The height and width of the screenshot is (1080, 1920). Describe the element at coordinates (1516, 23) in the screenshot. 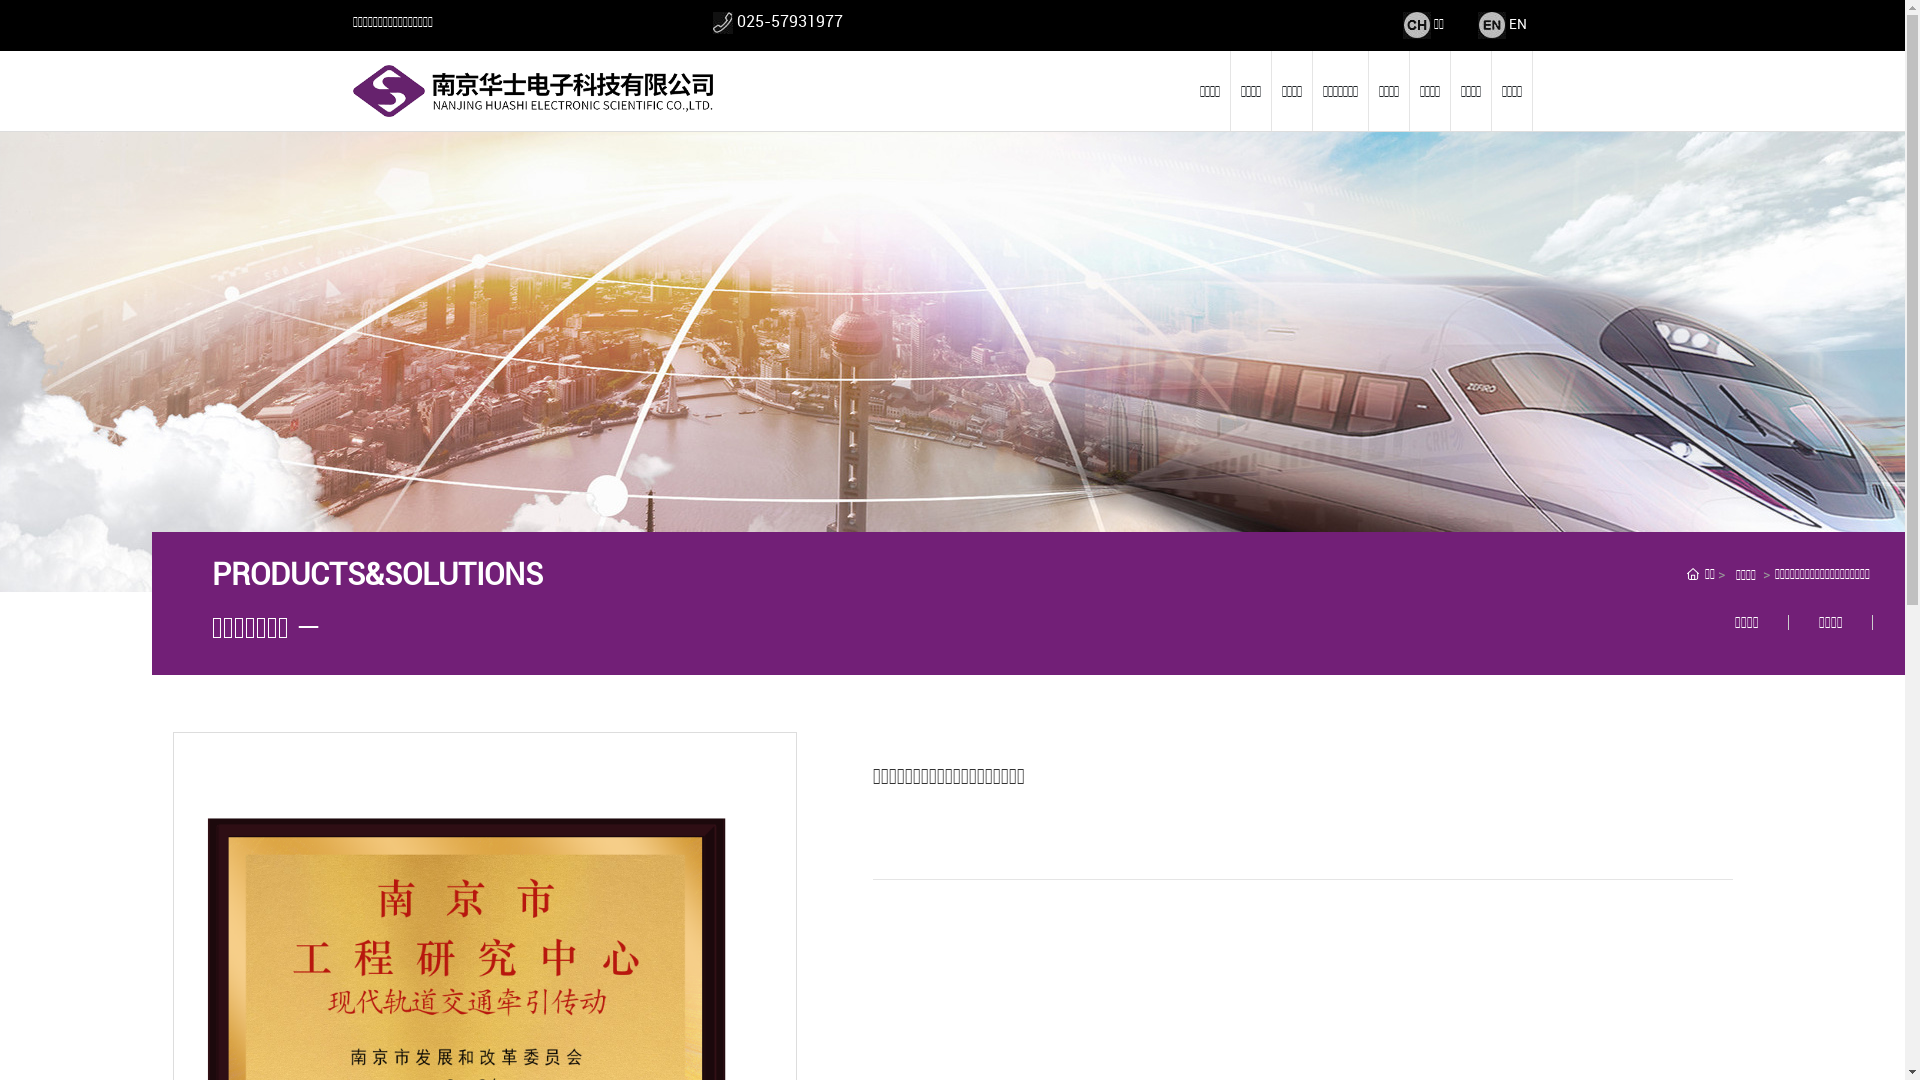

I see `'EN'` at that location.